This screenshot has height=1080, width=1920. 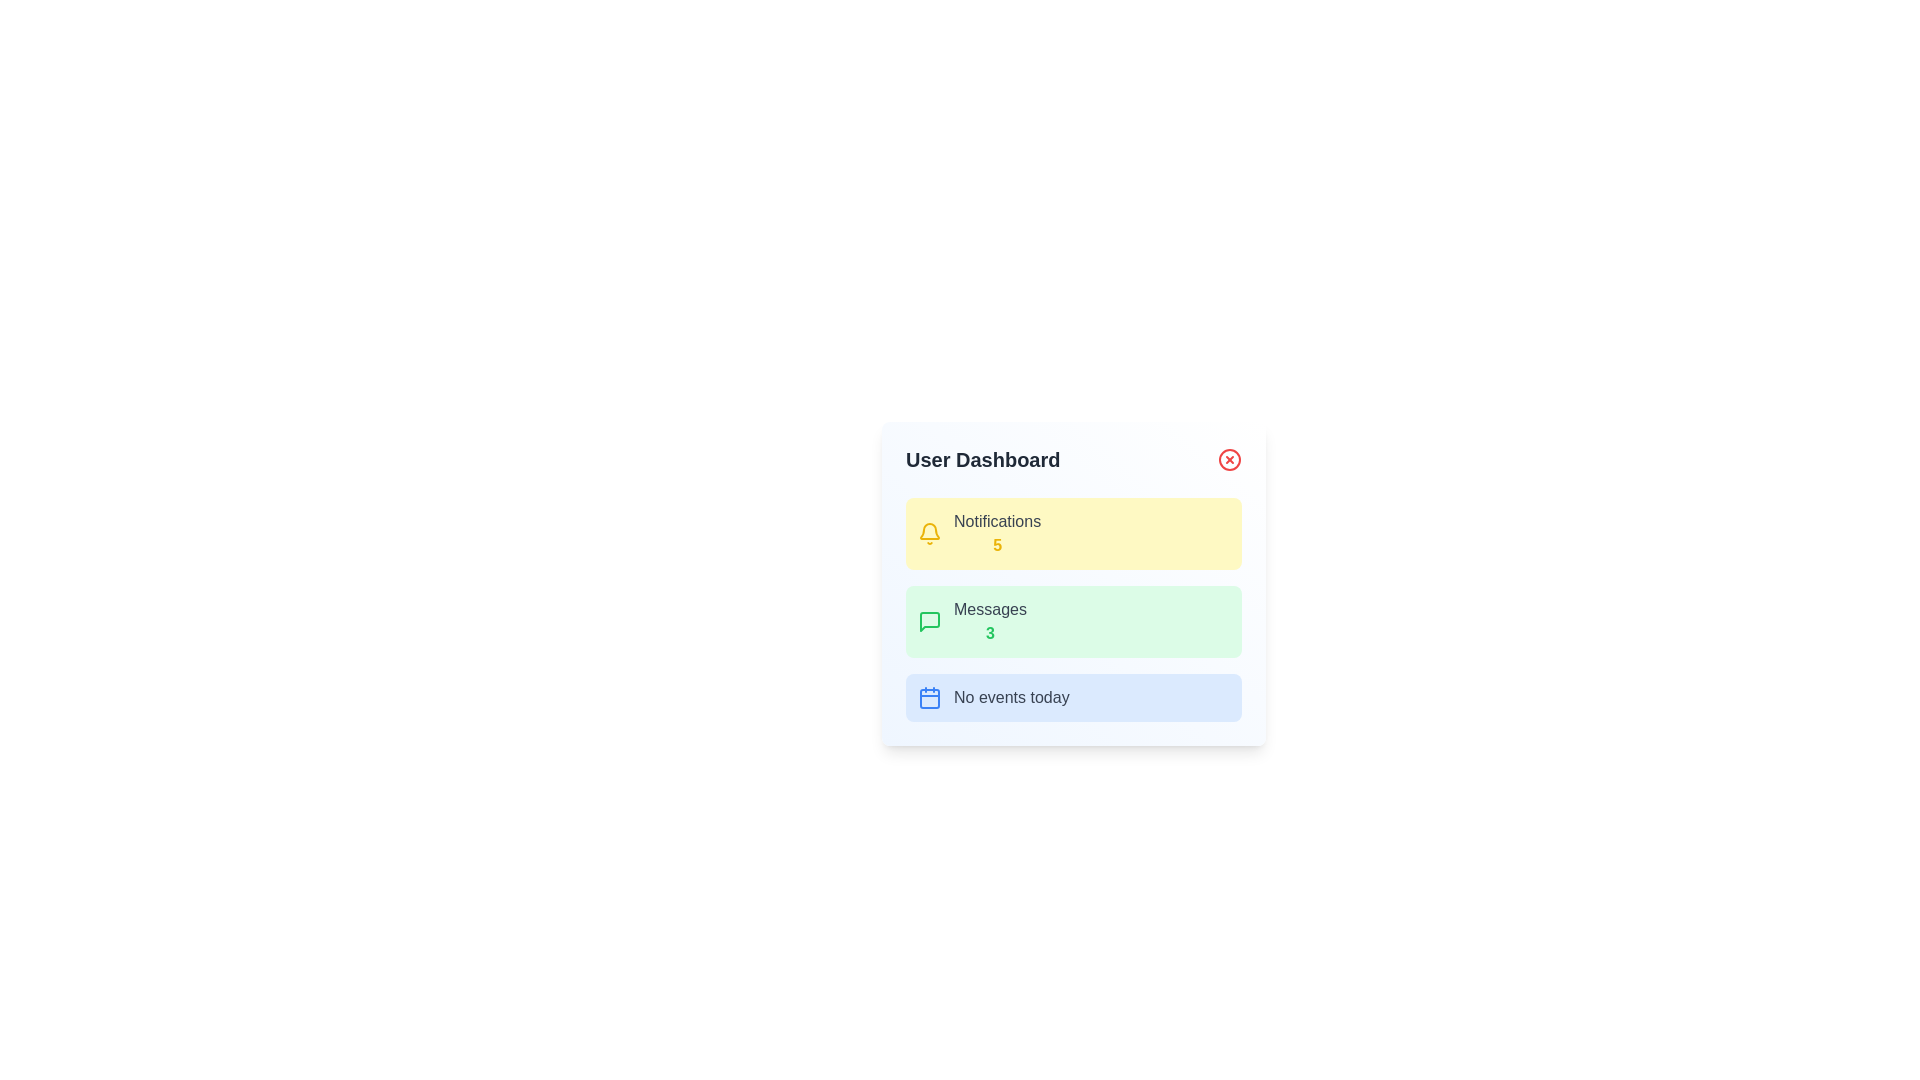 What do you see at coordinates (1073, 620) in the screenshot?
I see `the informational section that indicates '3' unread messages, located below the 'Notifications' section and above the 'No events today' section` at bounding box center [1073, 620].